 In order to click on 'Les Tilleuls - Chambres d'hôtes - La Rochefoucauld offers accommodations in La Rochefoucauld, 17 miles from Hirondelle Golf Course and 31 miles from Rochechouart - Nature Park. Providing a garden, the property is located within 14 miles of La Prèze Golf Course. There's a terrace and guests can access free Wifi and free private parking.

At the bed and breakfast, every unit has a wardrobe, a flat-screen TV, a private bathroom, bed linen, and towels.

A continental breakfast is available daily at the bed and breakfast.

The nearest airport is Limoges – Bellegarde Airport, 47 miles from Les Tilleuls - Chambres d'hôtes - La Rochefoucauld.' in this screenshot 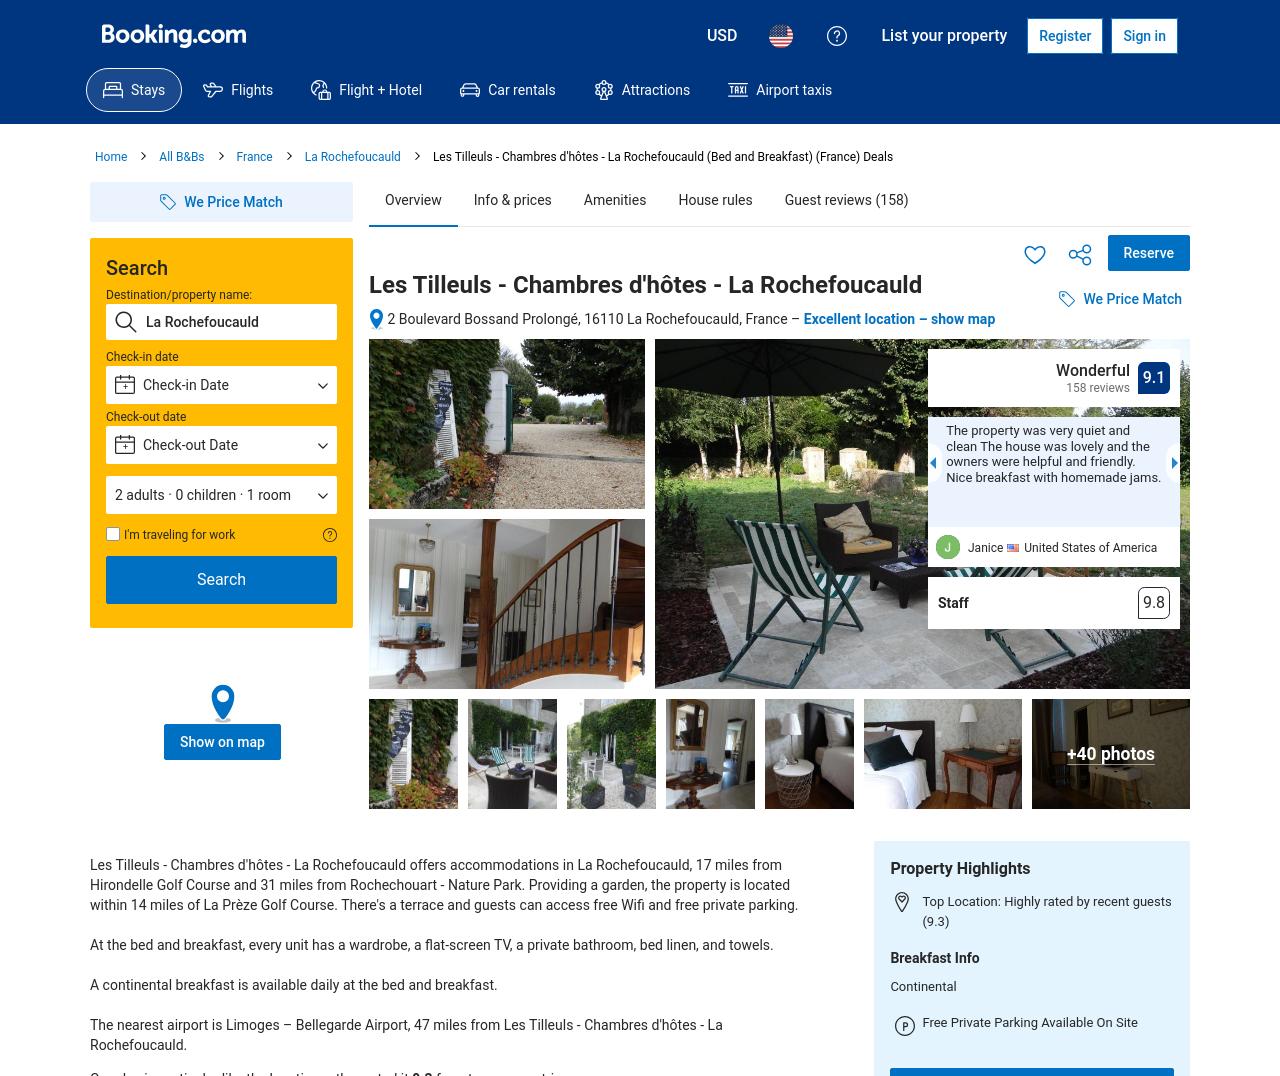, I will do `click(443, 954)`.